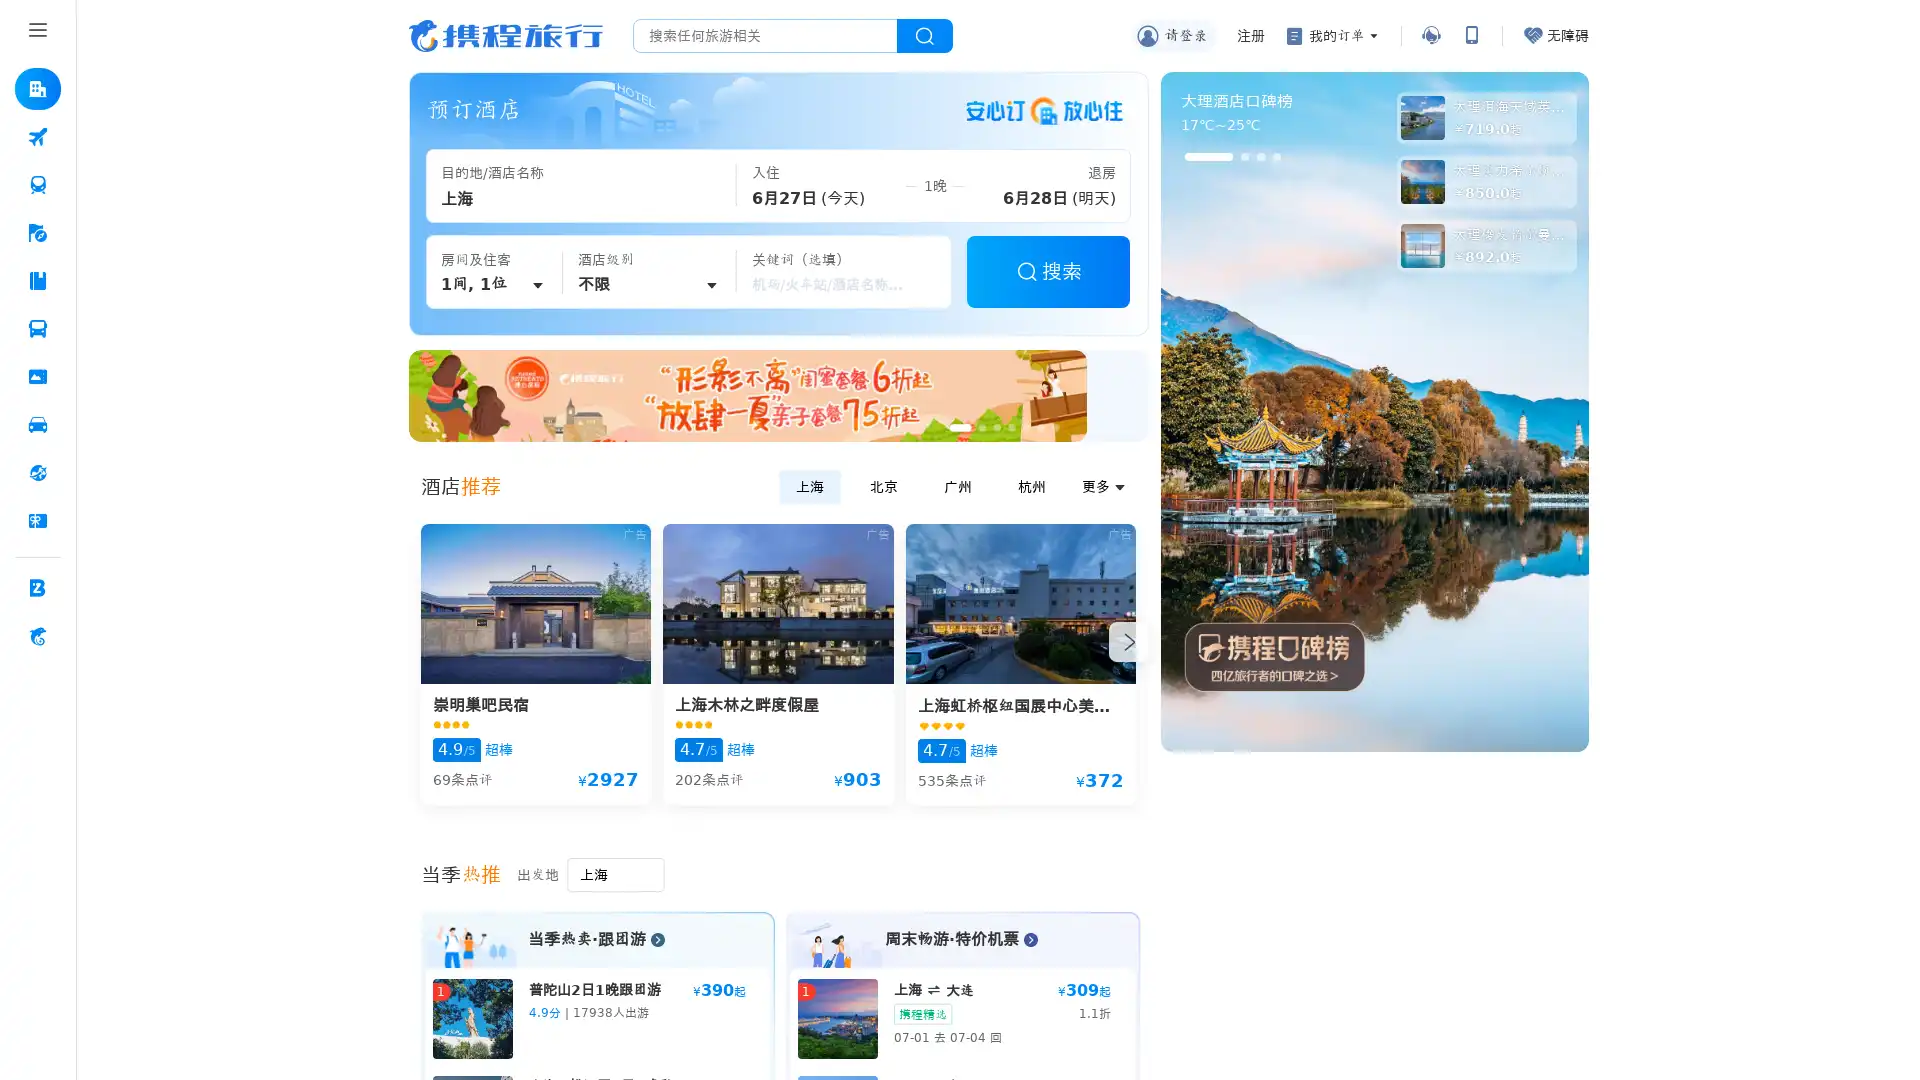 The width and height of the screenshot is (1920, 1080). Describe the element at coordinates (1009, 434) in the screenshot. I see `Go to slide 1` at that location.